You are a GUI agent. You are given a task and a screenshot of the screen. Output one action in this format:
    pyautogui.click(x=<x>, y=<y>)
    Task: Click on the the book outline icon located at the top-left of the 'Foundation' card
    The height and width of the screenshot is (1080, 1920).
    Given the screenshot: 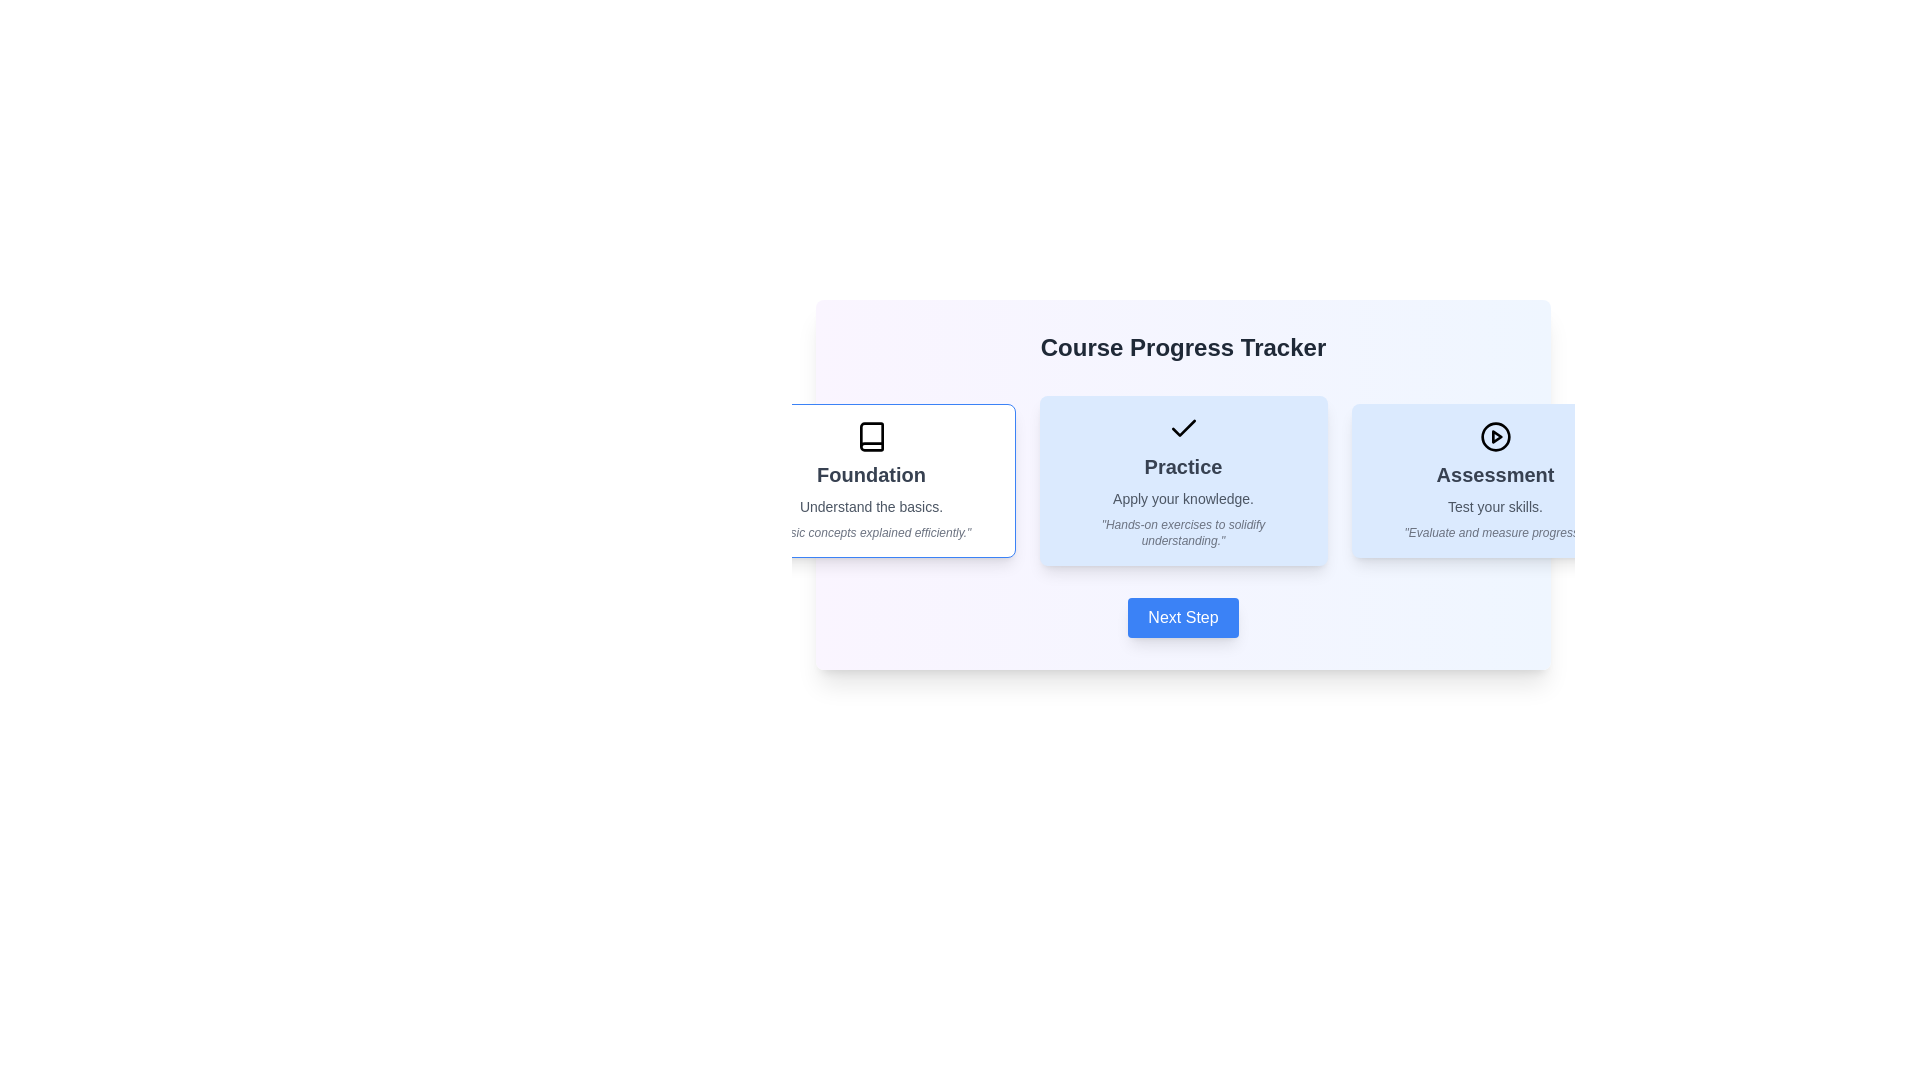 What is the action you would take?
    pyautogui.click(x=871, y=435)
    